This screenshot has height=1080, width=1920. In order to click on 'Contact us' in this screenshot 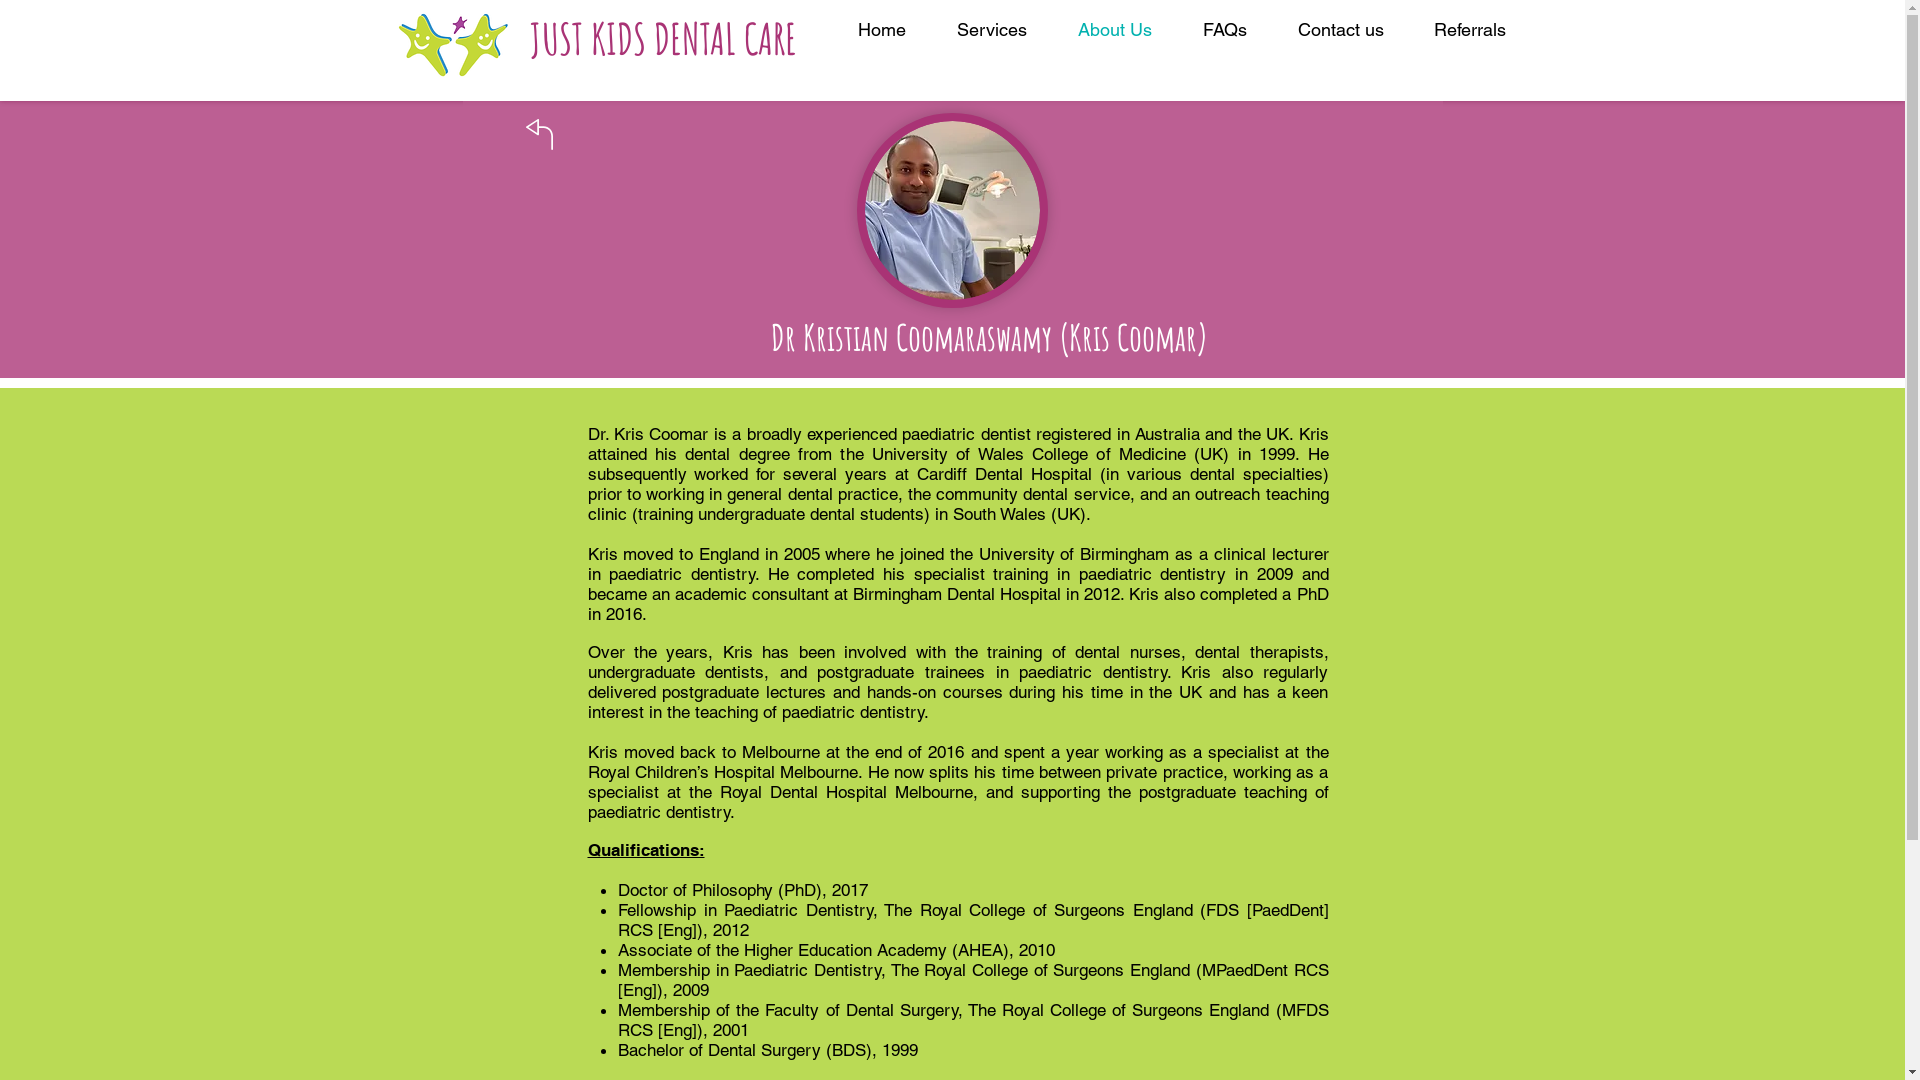, I will do `click(1339, 29)`.